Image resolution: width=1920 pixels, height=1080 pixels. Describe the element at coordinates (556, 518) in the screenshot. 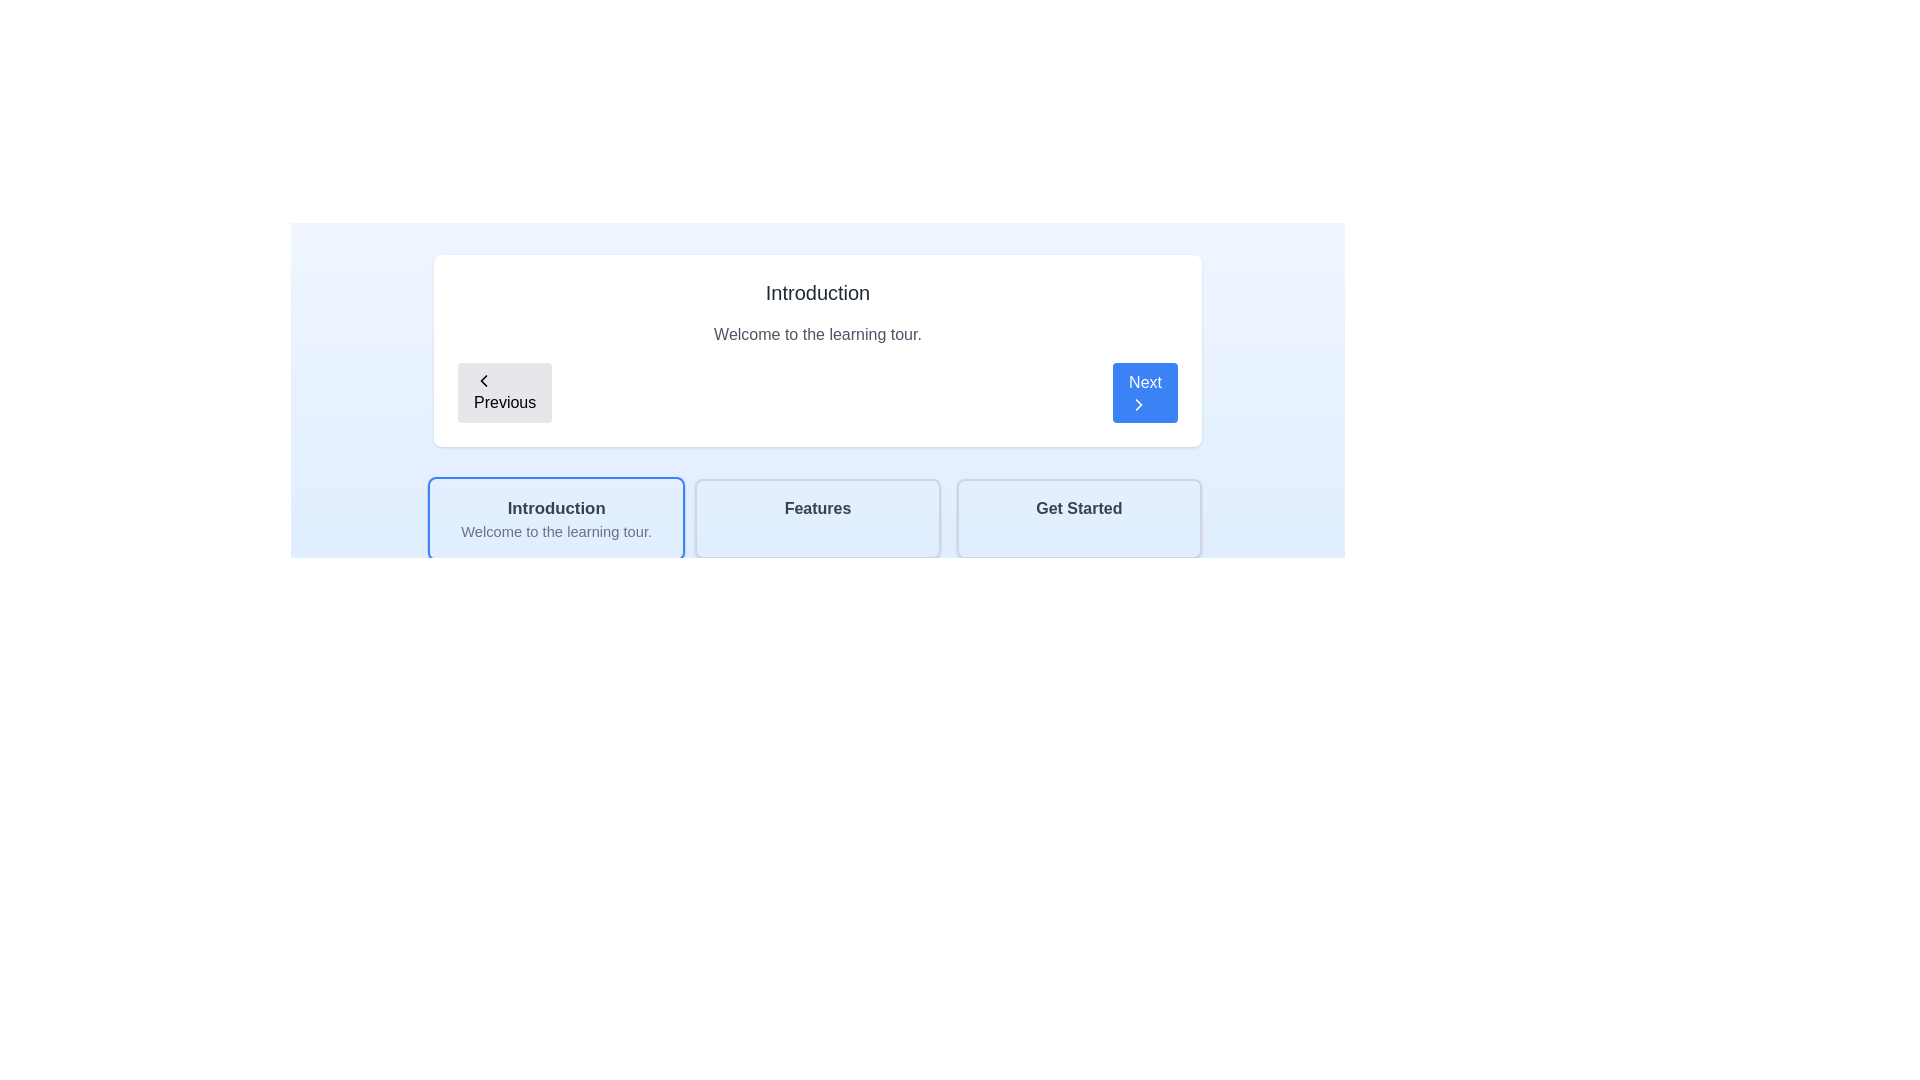

I see `the leftmost informational card that introduces the learning tour, located in the grid layout with 'Features' and 'Get Started' to its right` at that location.